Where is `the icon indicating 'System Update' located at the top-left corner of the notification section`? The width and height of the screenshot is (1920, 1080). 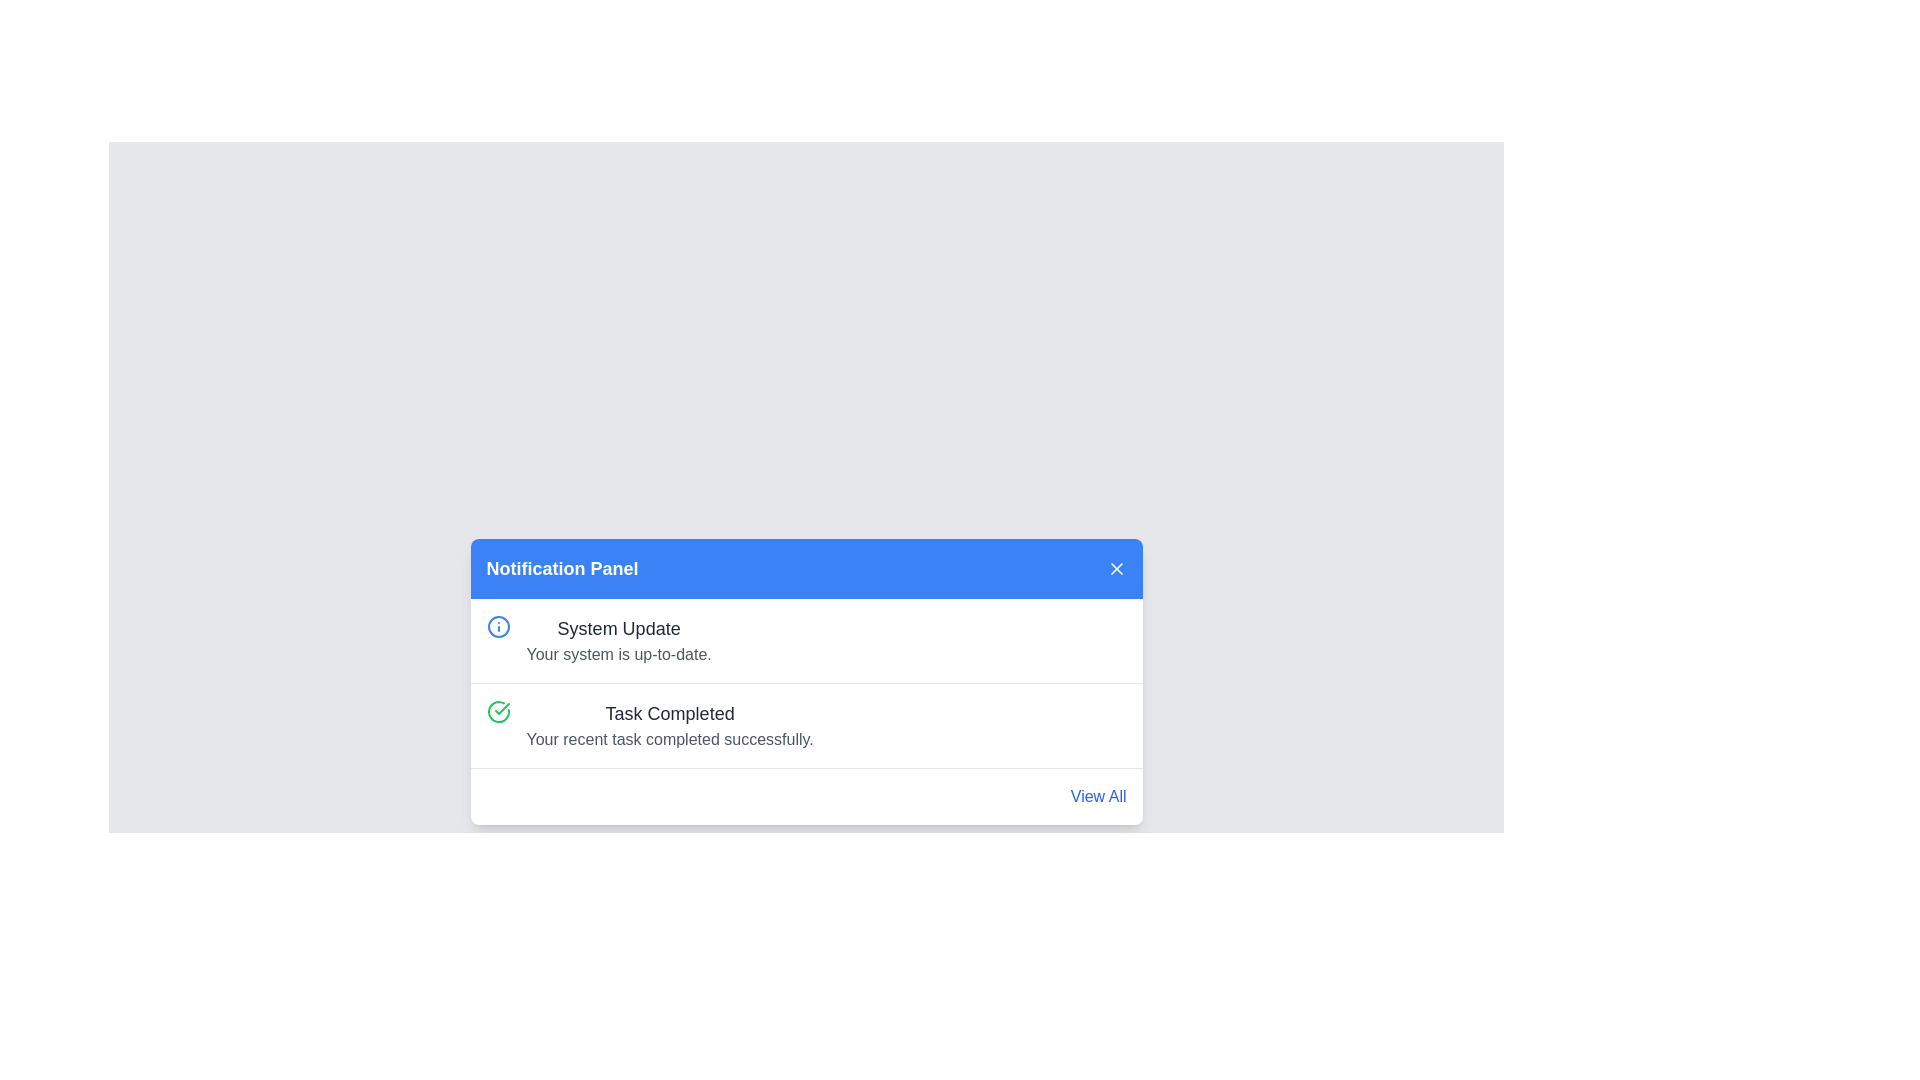 the icon indicating 'System Update' located at the top-left corner of the notification section is located at coordinates (498, 626).